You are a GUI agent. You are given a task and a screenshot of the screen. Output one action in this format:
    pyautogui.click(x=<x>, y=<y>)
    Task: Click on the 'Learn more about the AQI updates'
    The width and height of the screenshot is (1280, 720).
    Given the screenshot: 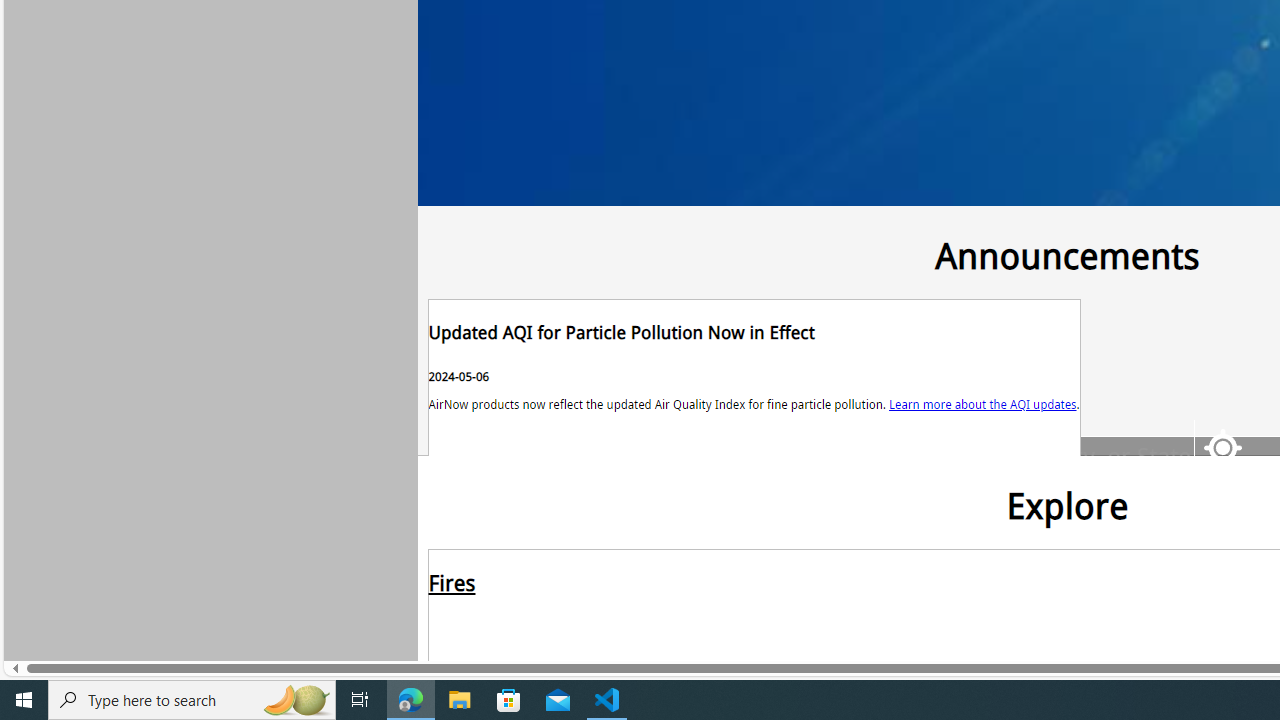 What is the action you would take?
    pyautogui.click(x=983, y=403)
    